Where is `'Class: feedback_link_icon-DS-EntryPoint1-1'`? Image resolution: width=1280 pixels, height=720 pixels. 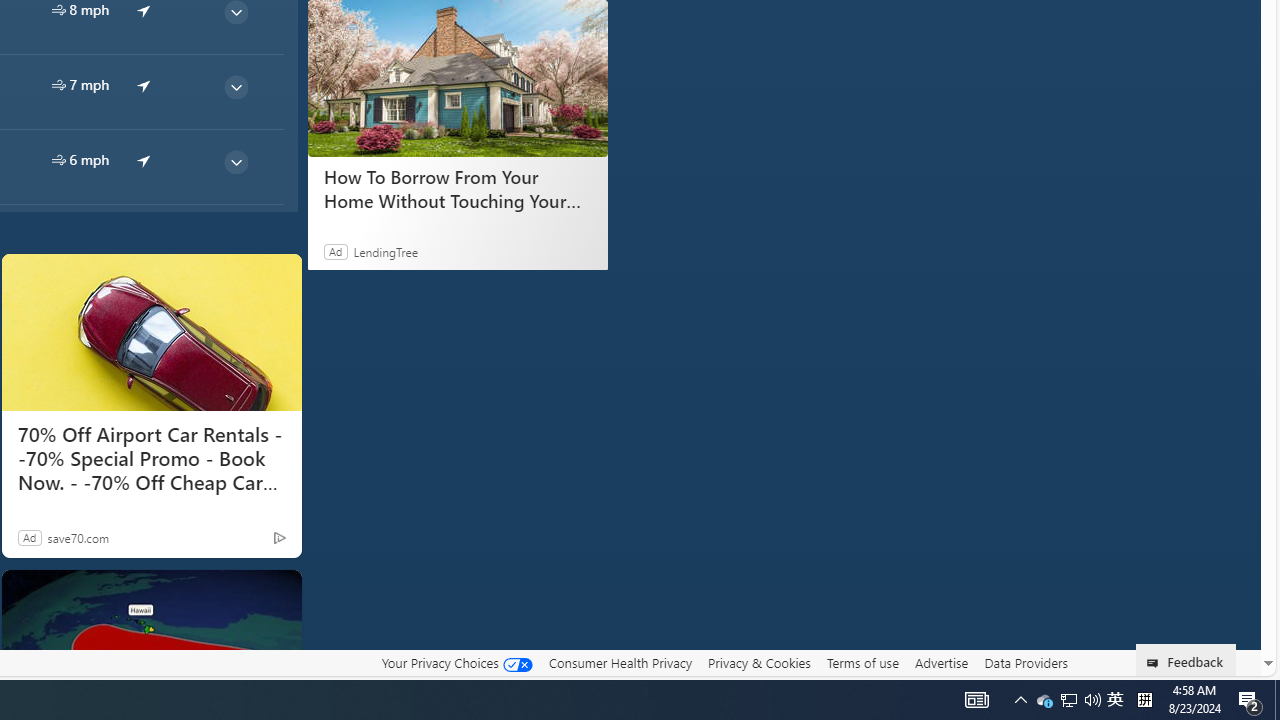 'Class: feedback_link_icon-DS-EntryPoint1-1' is located at coordinates (1156, 663).